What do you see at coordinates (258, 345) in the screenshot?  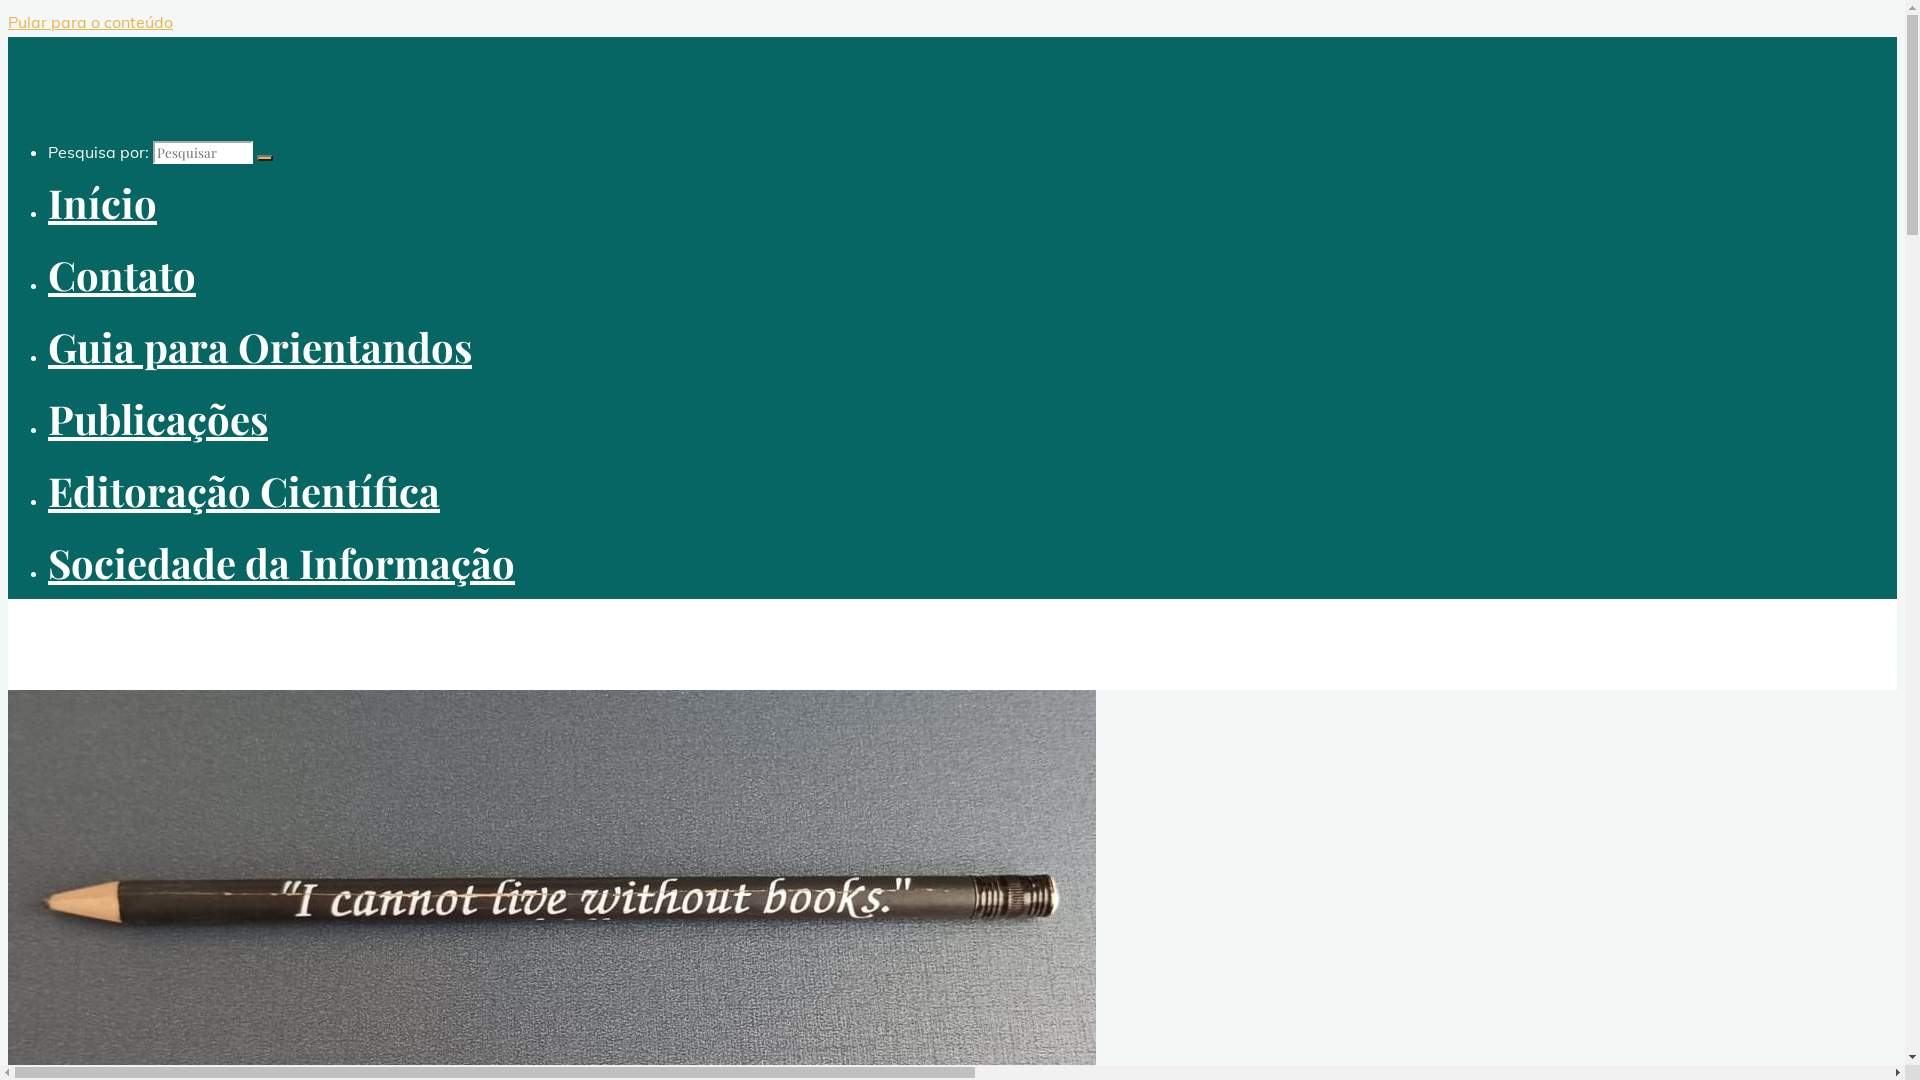 I see `'Guia para Orientandos'` at bounding box center [258, 345].